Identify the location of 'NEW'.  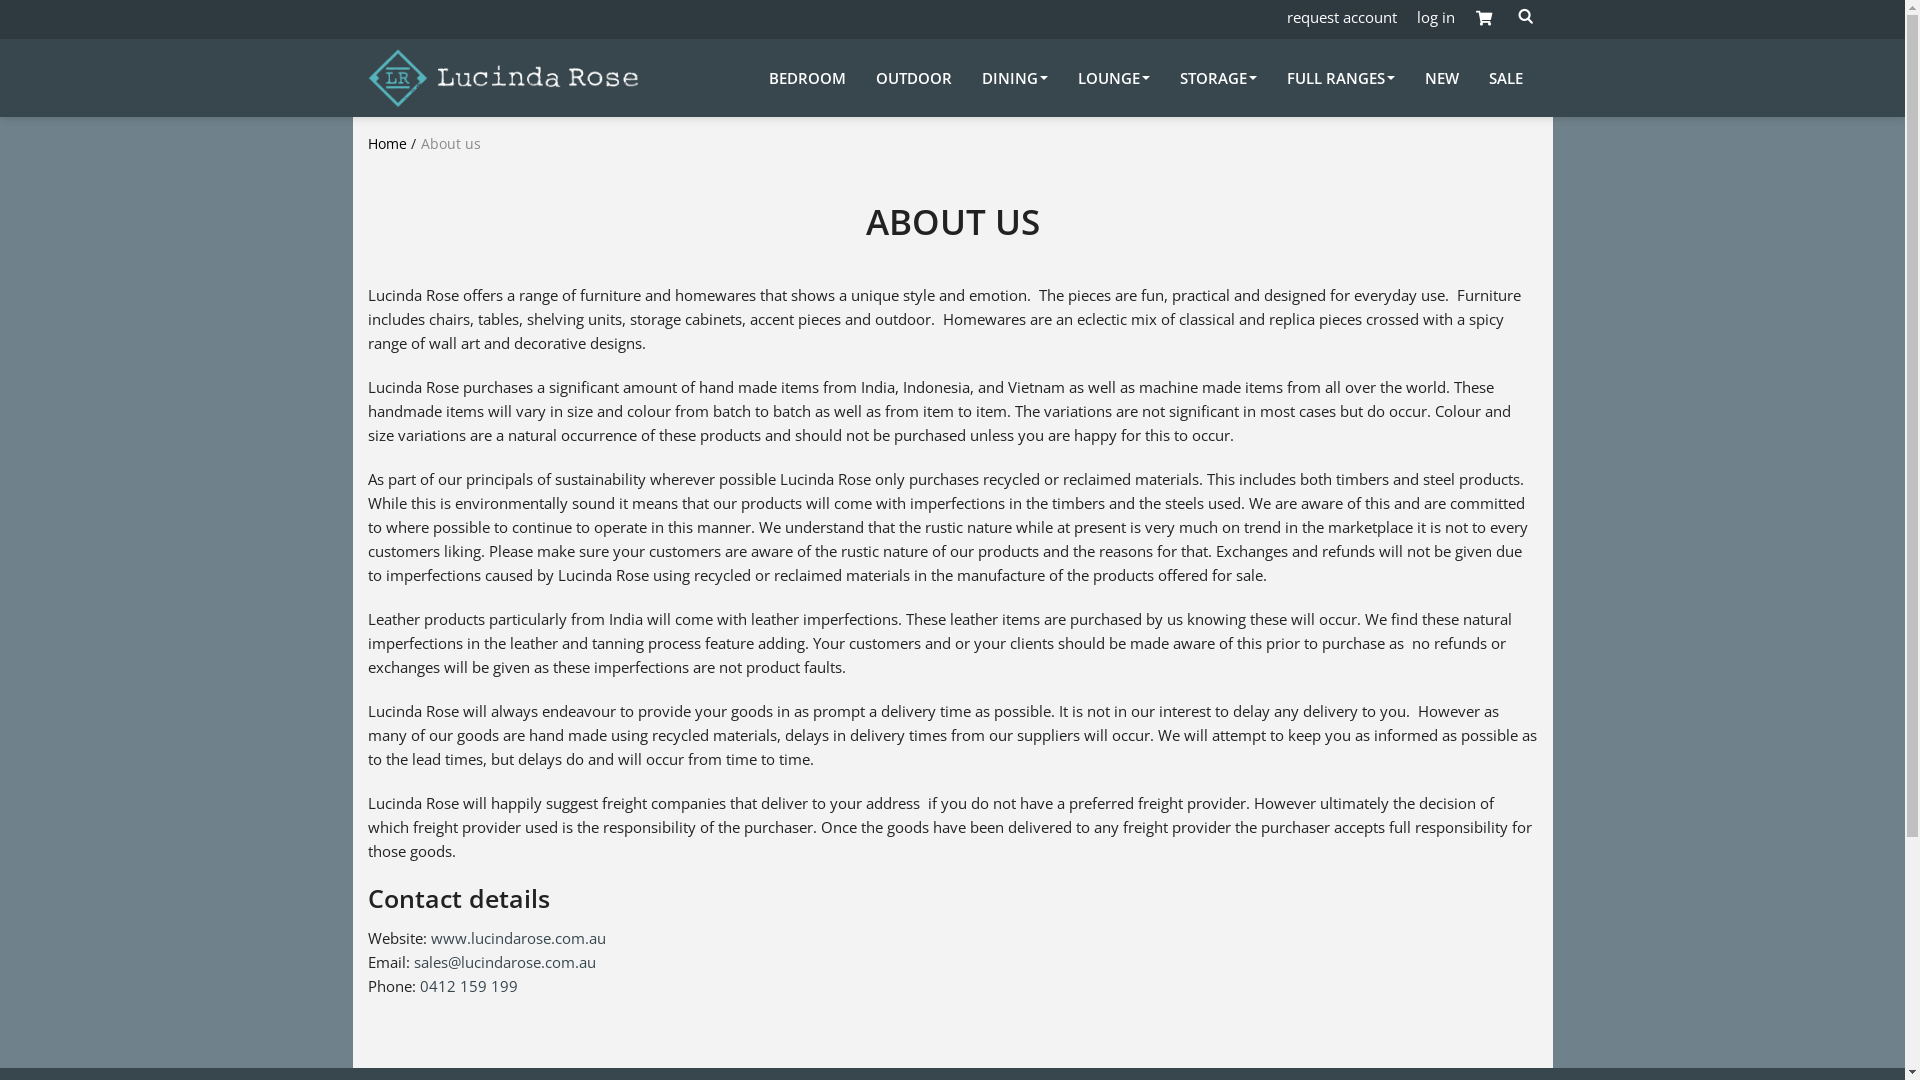
(1423, 76).